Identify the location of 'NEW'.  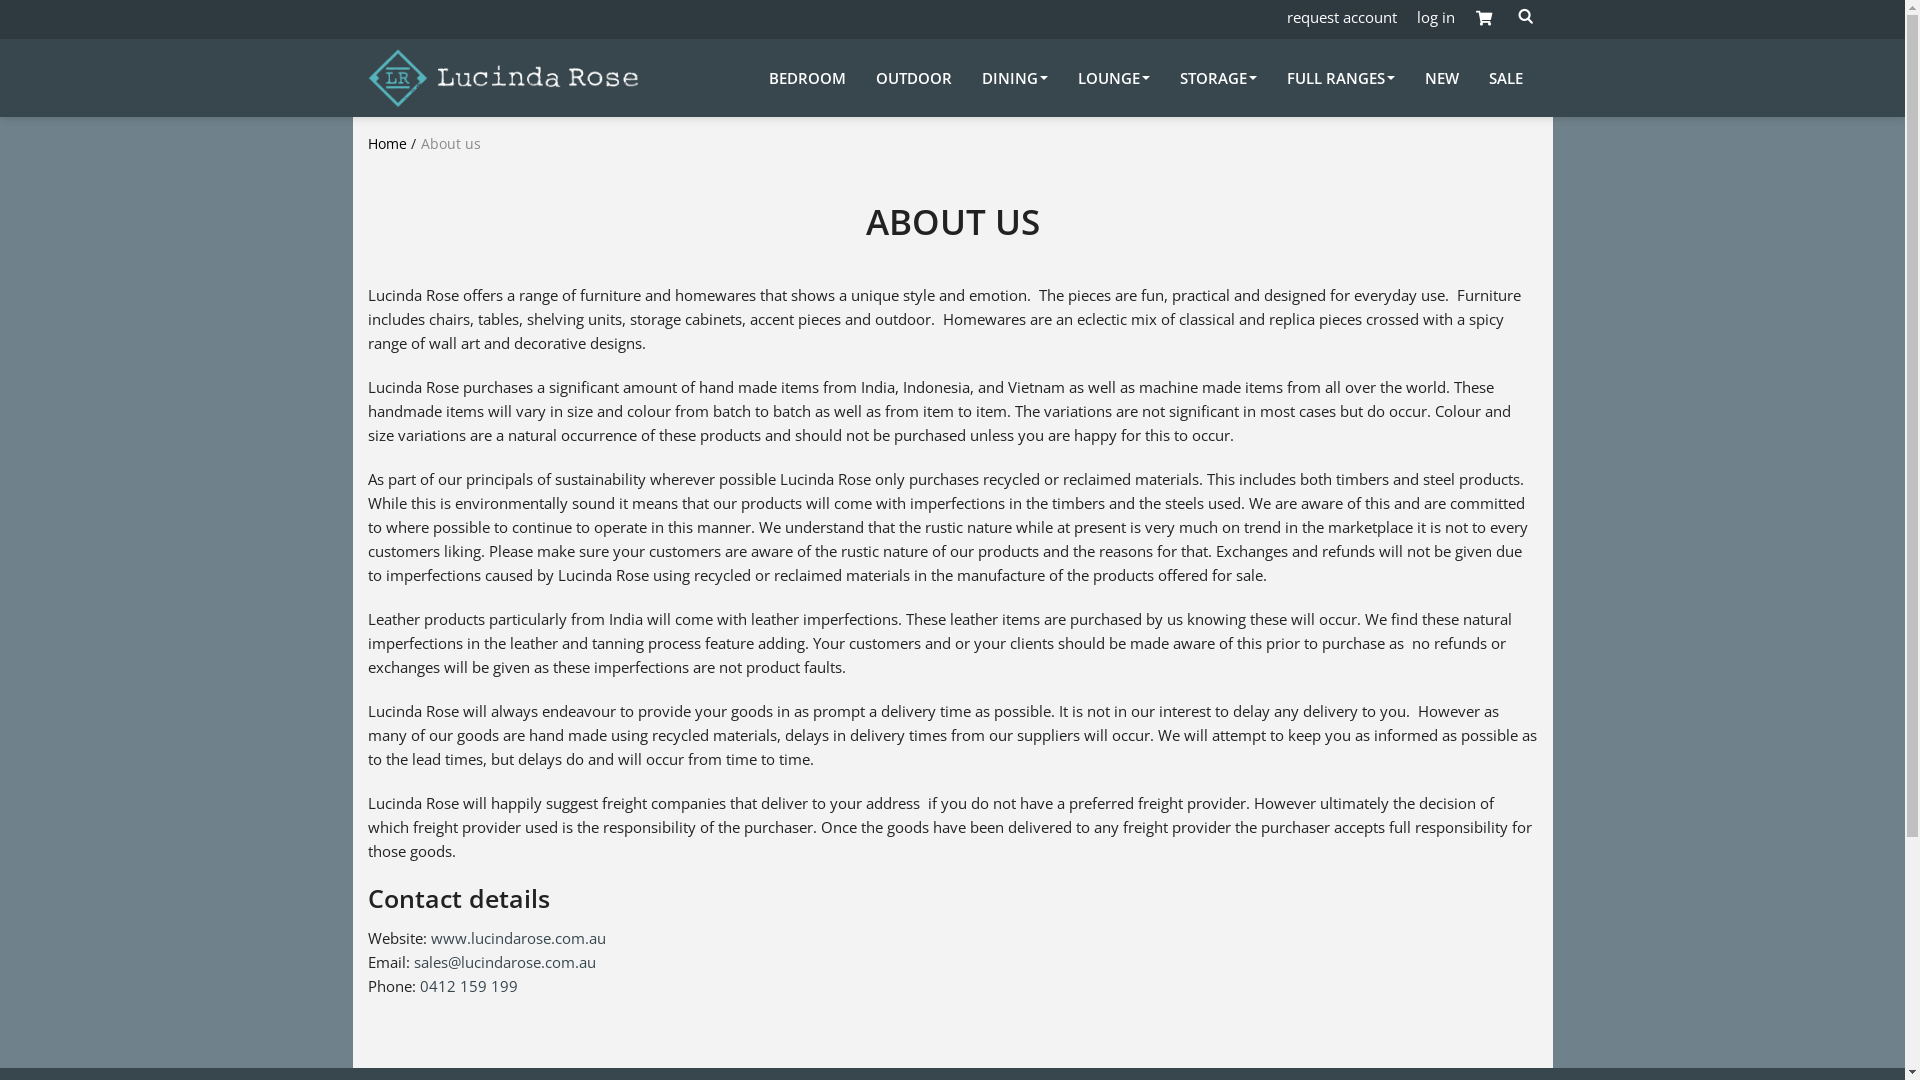
(1423, 76).